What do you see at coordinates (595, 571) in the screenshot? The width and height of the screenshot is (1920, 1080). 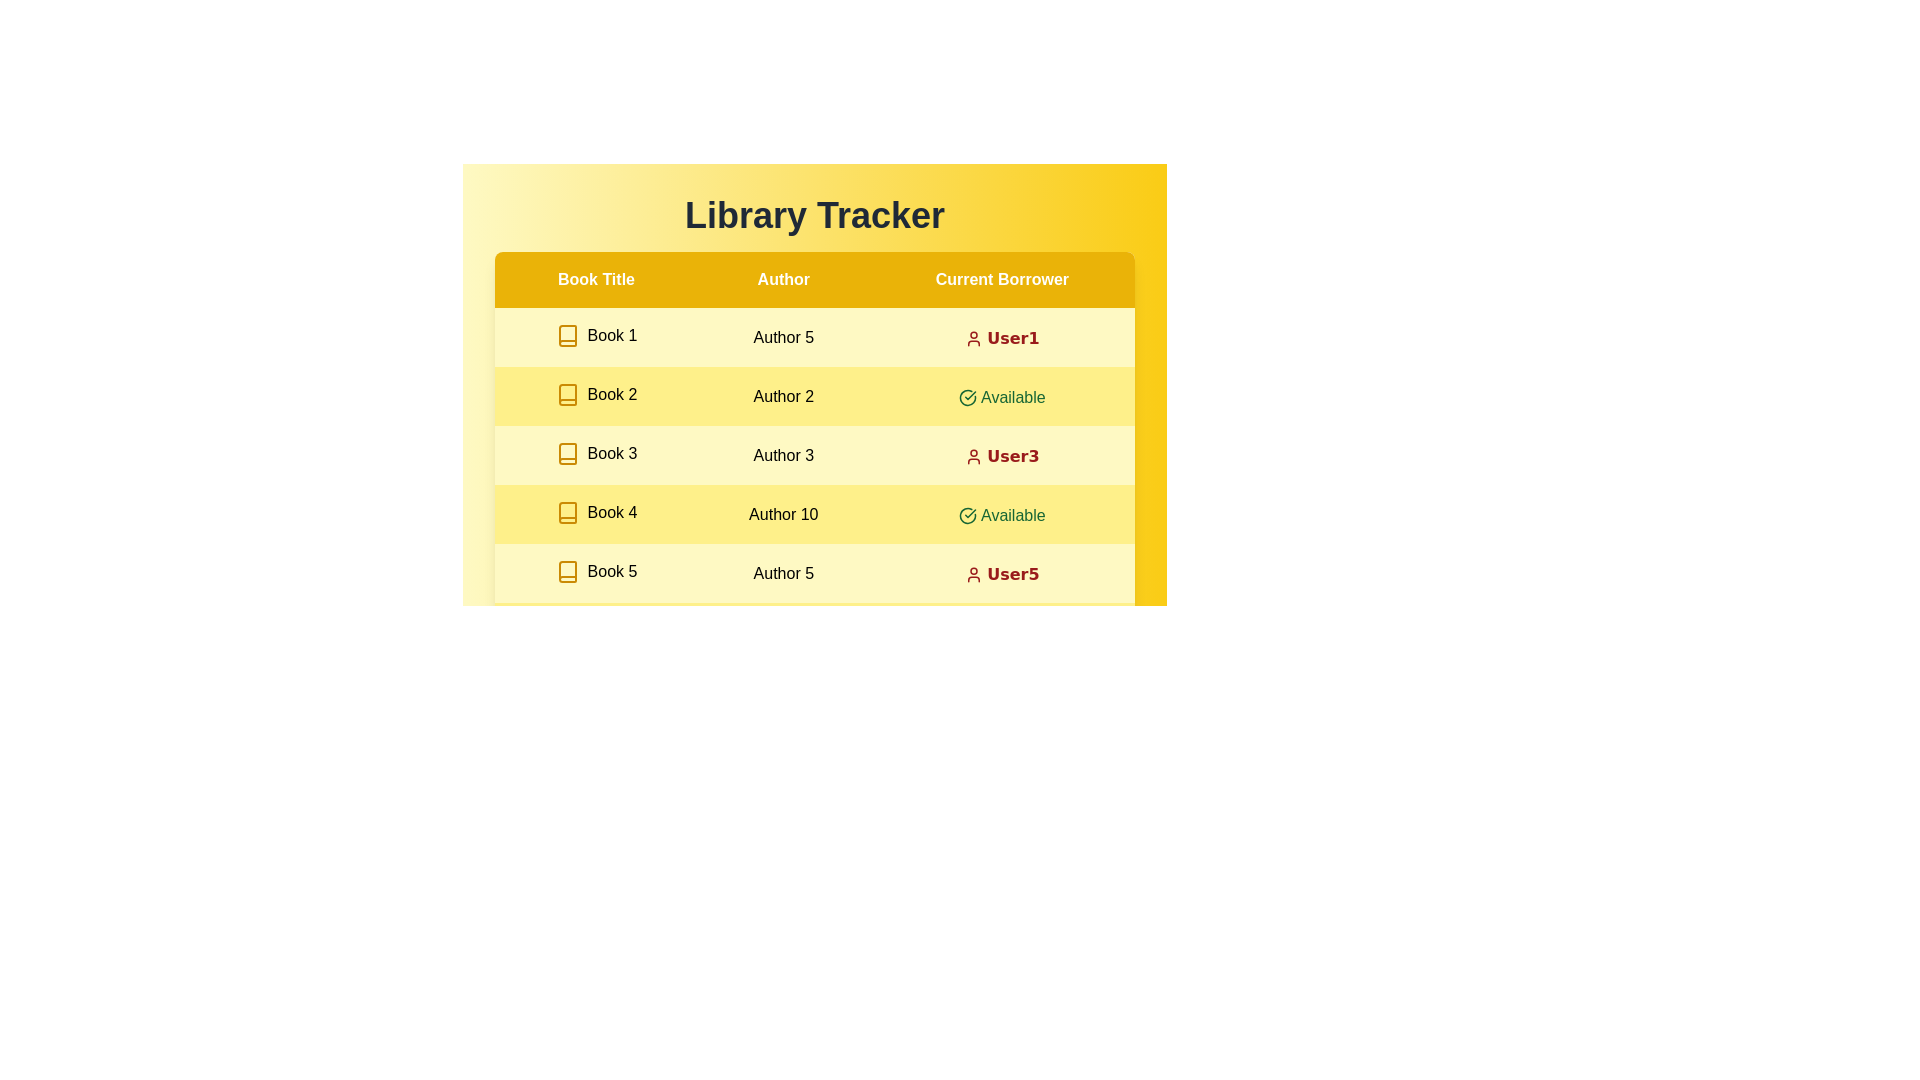 I see `the book title Book 5 to inspect its details` at bounding box center [595, 571].